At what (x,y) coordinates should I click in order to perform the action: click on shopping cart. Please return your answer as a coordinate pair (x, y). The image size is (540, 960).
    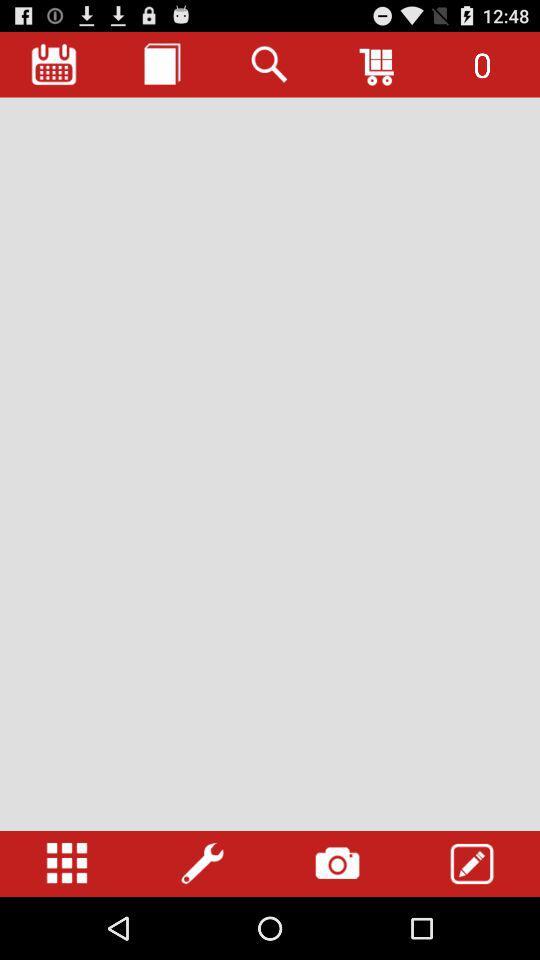
    Looking at the image, I should click on (378, 64).